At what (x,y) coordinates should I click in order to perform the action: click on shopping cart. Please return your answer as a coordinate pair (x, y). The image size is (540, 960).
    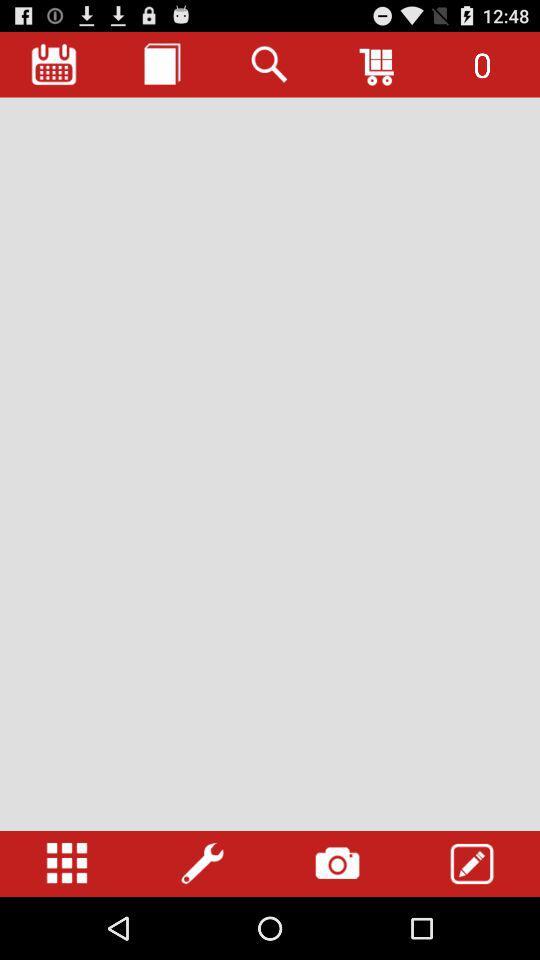
    Looking at the image, I should click on (378, 64).